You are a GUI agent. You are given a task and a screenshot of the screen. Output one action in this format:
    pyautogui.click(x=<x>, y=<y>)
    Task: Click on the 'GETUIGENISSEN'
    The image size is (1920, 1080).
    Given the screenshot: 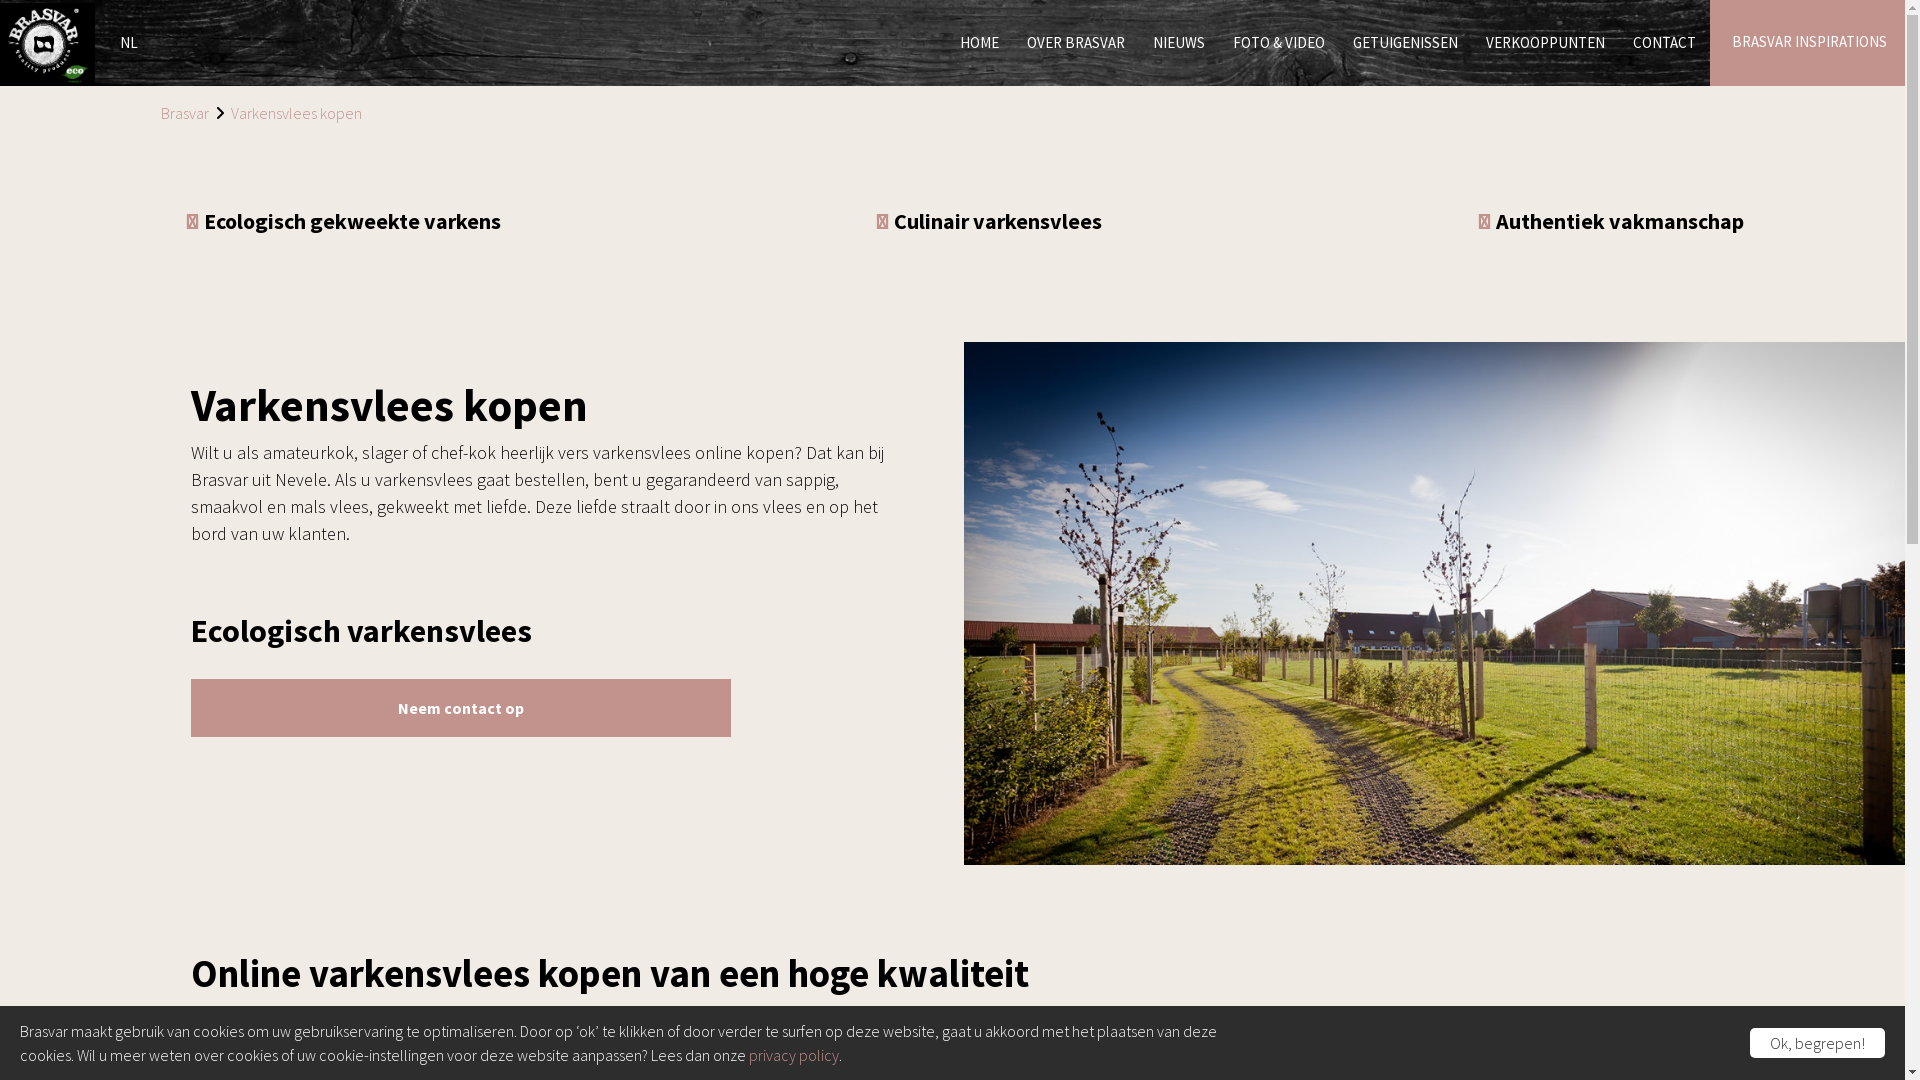 What is the action you would take?
    pyautogui.click(x=1404, y=43)
    